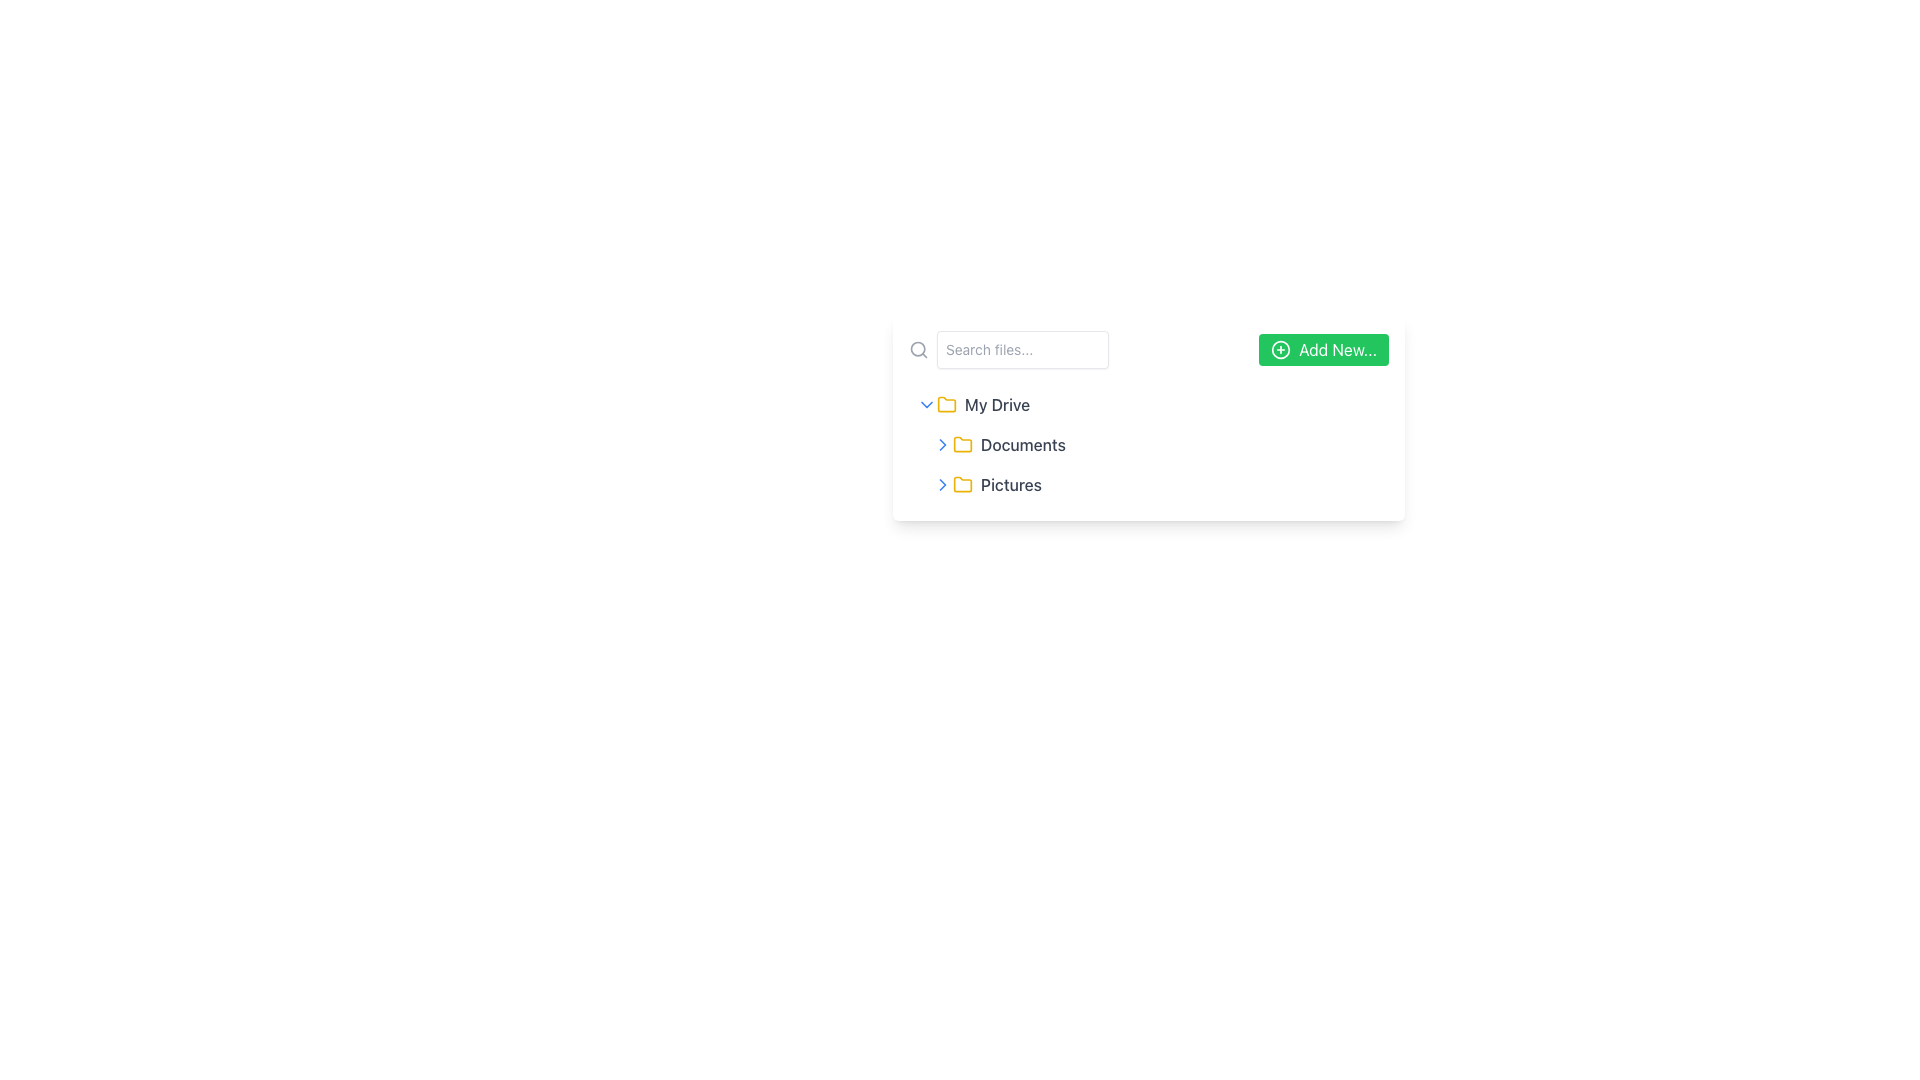 The width and height of the screenshot is (1920, 1080). Describe the element at coordinates (997, 405) in the screenshot. I see `the 'My Drive' text label that serves as a clickable reference for accessing folder contents, located immediately to the right of the yellow folder icon` at that location.